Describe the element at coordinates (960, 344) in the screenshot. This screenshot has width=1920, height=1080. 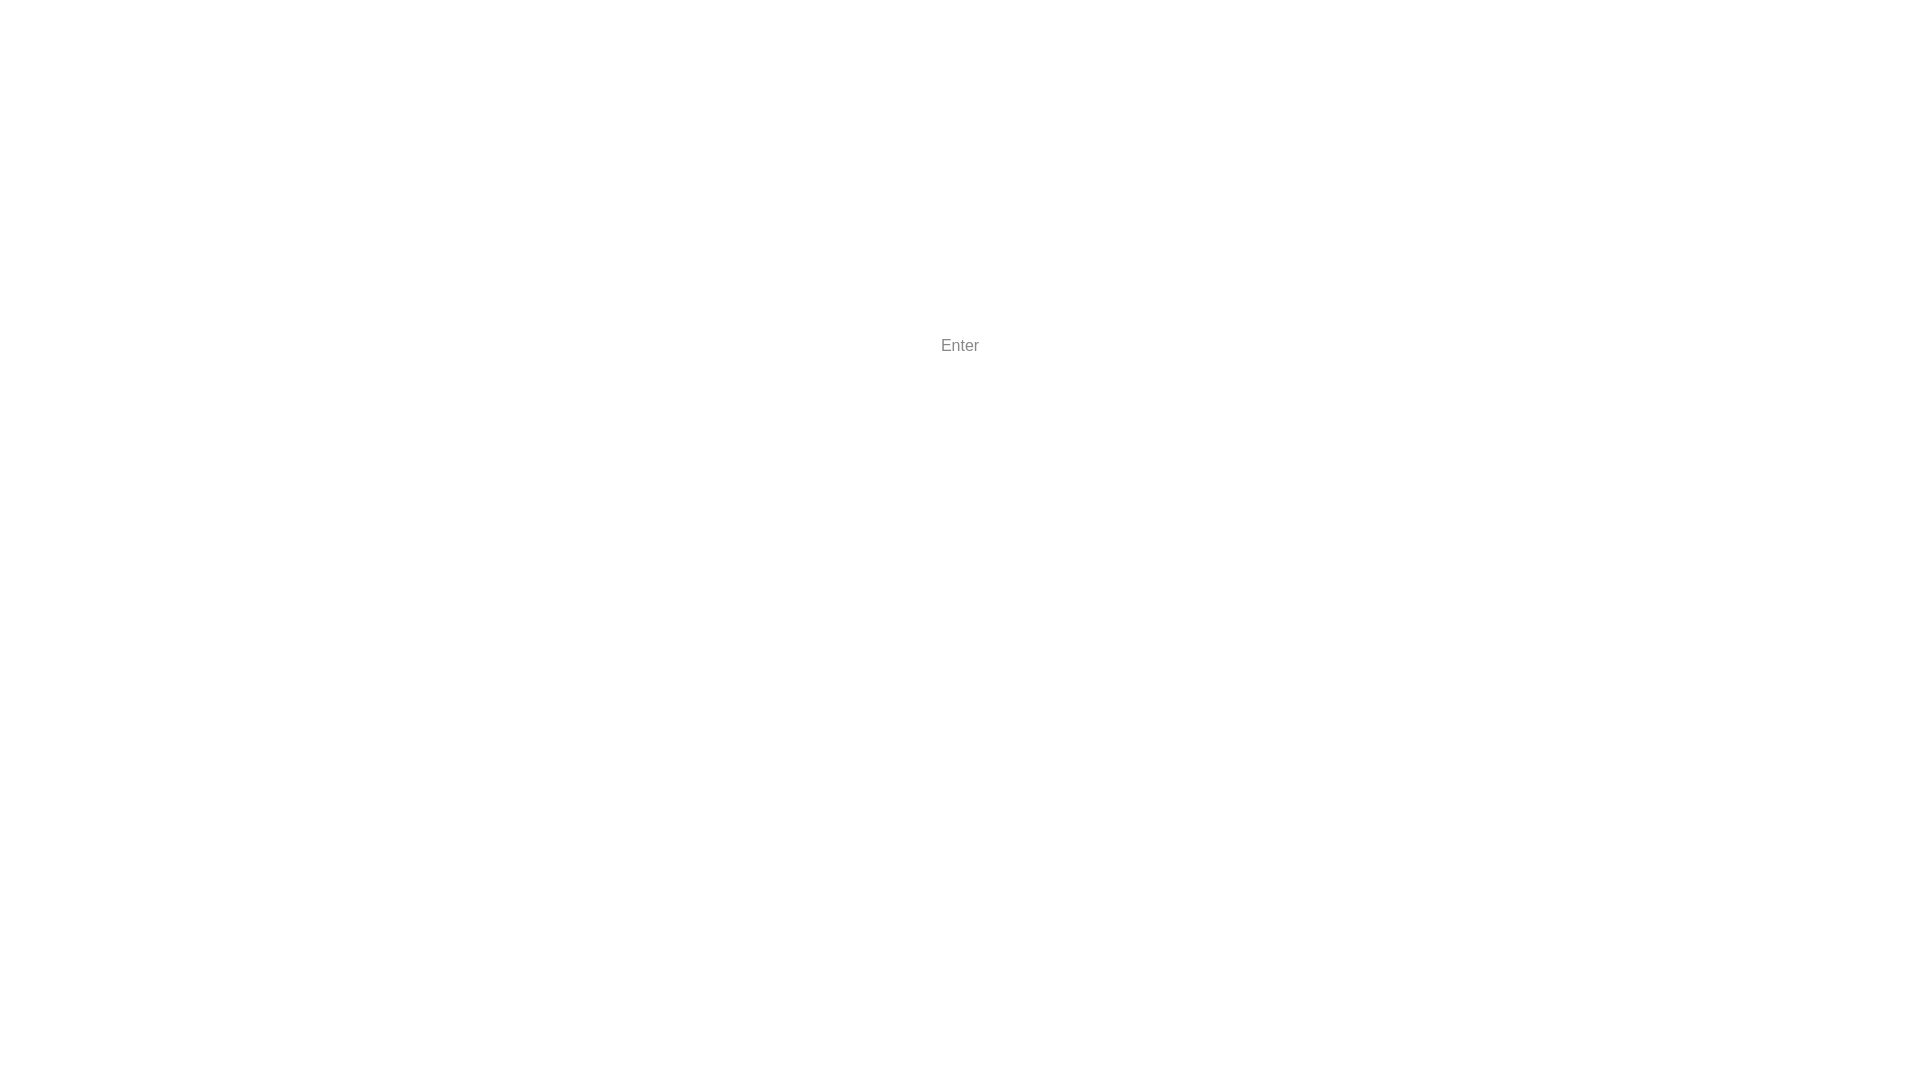
I see `'Enter'` at that location.